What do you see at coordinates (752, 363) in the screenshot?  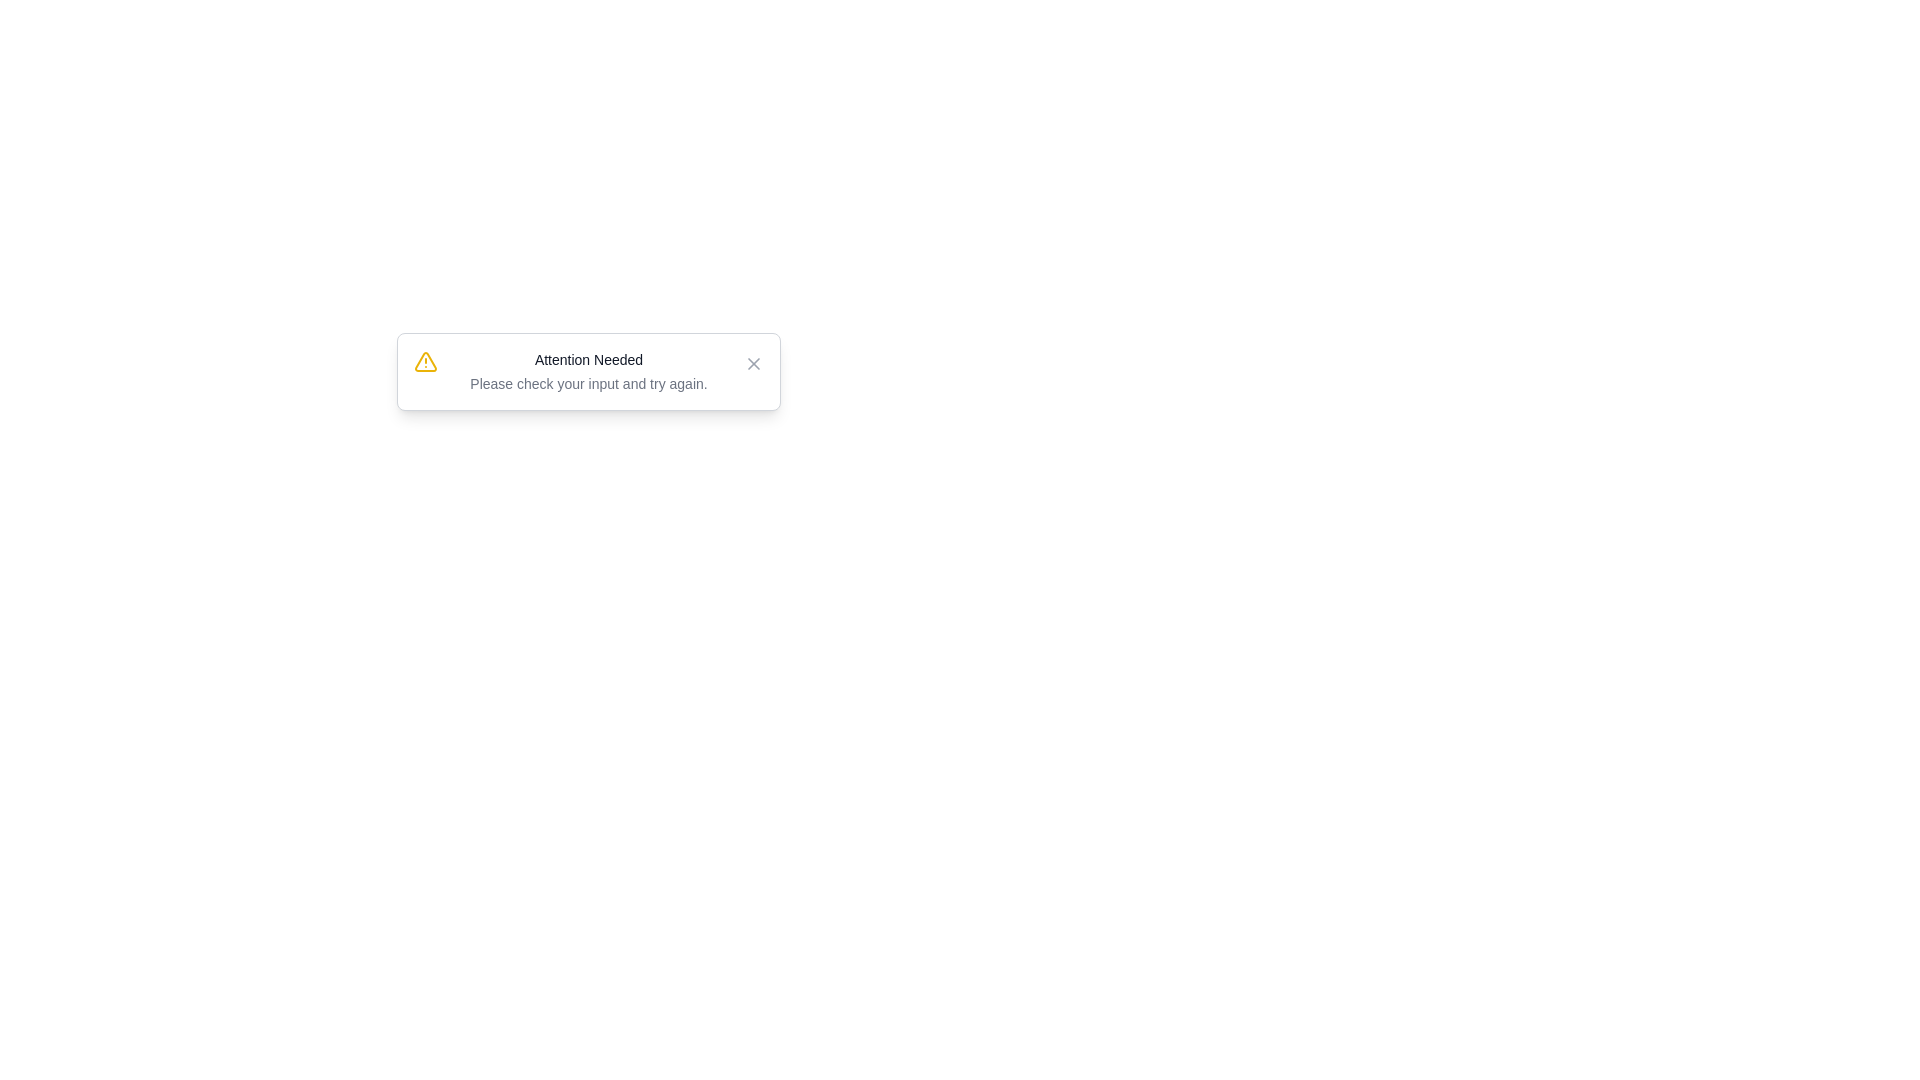 I see `the close button to dismiss the notification` at bounding box center [752, 363].